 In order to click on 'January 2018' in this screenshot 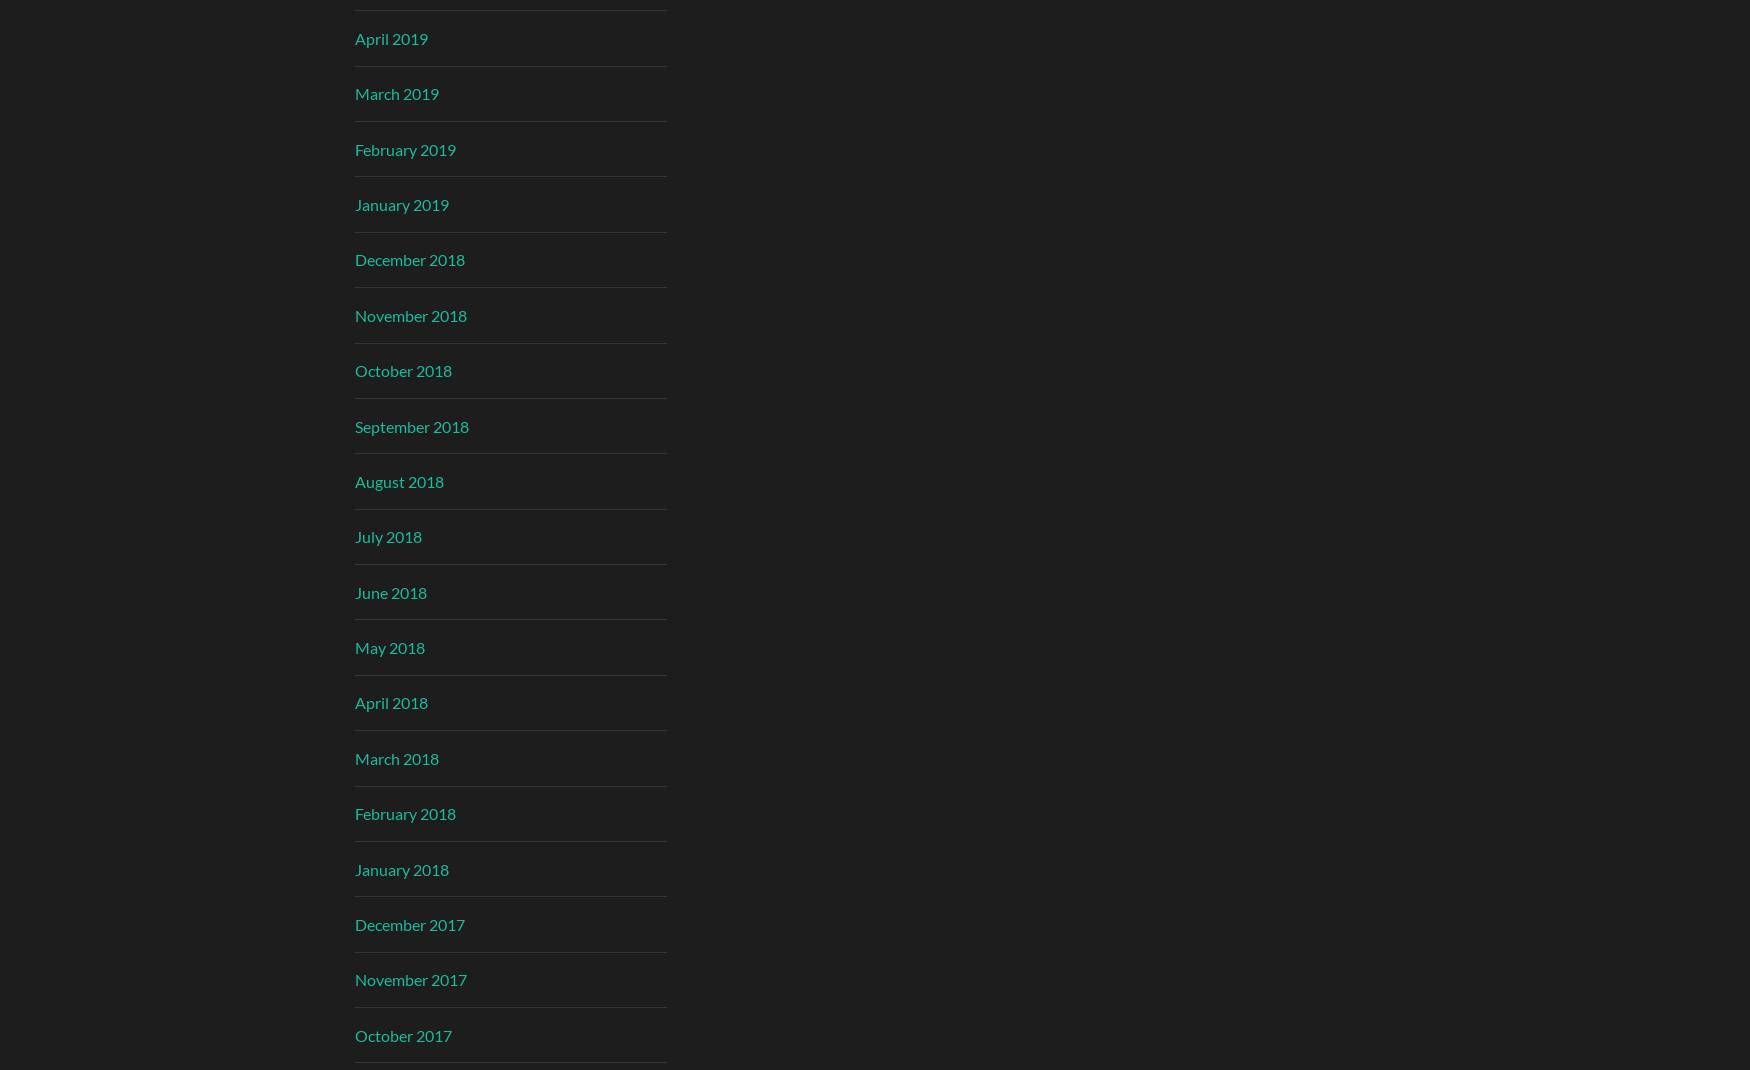, I will do `click(400, 868)`.